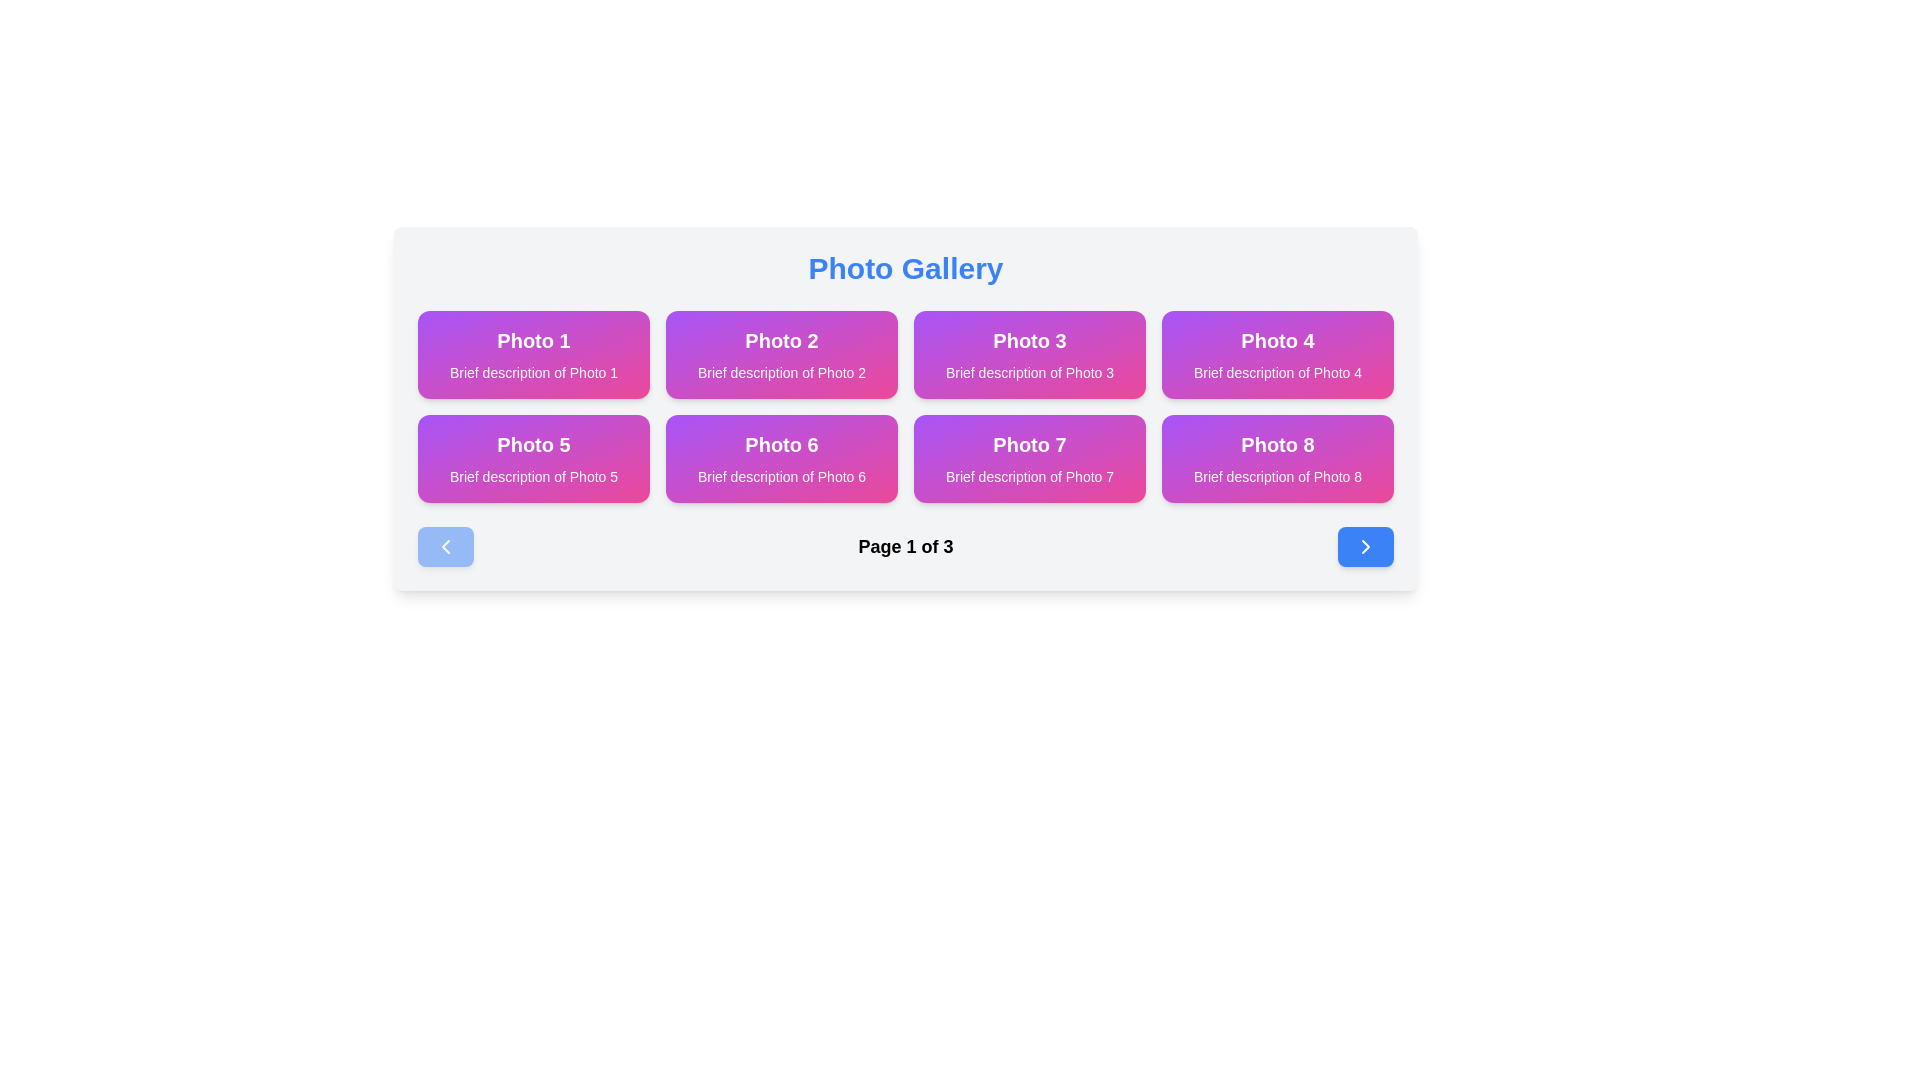 The width and height of the screenshot is (1920, 1080). Describe the element at coordinates (781, 339) in the screenshot. I see `the text label that displays 'Photo 2' in bold, large font, located within the second card of the top row in a two-row grid of cards beneath the 'Photo Gallery' heading` at that location.